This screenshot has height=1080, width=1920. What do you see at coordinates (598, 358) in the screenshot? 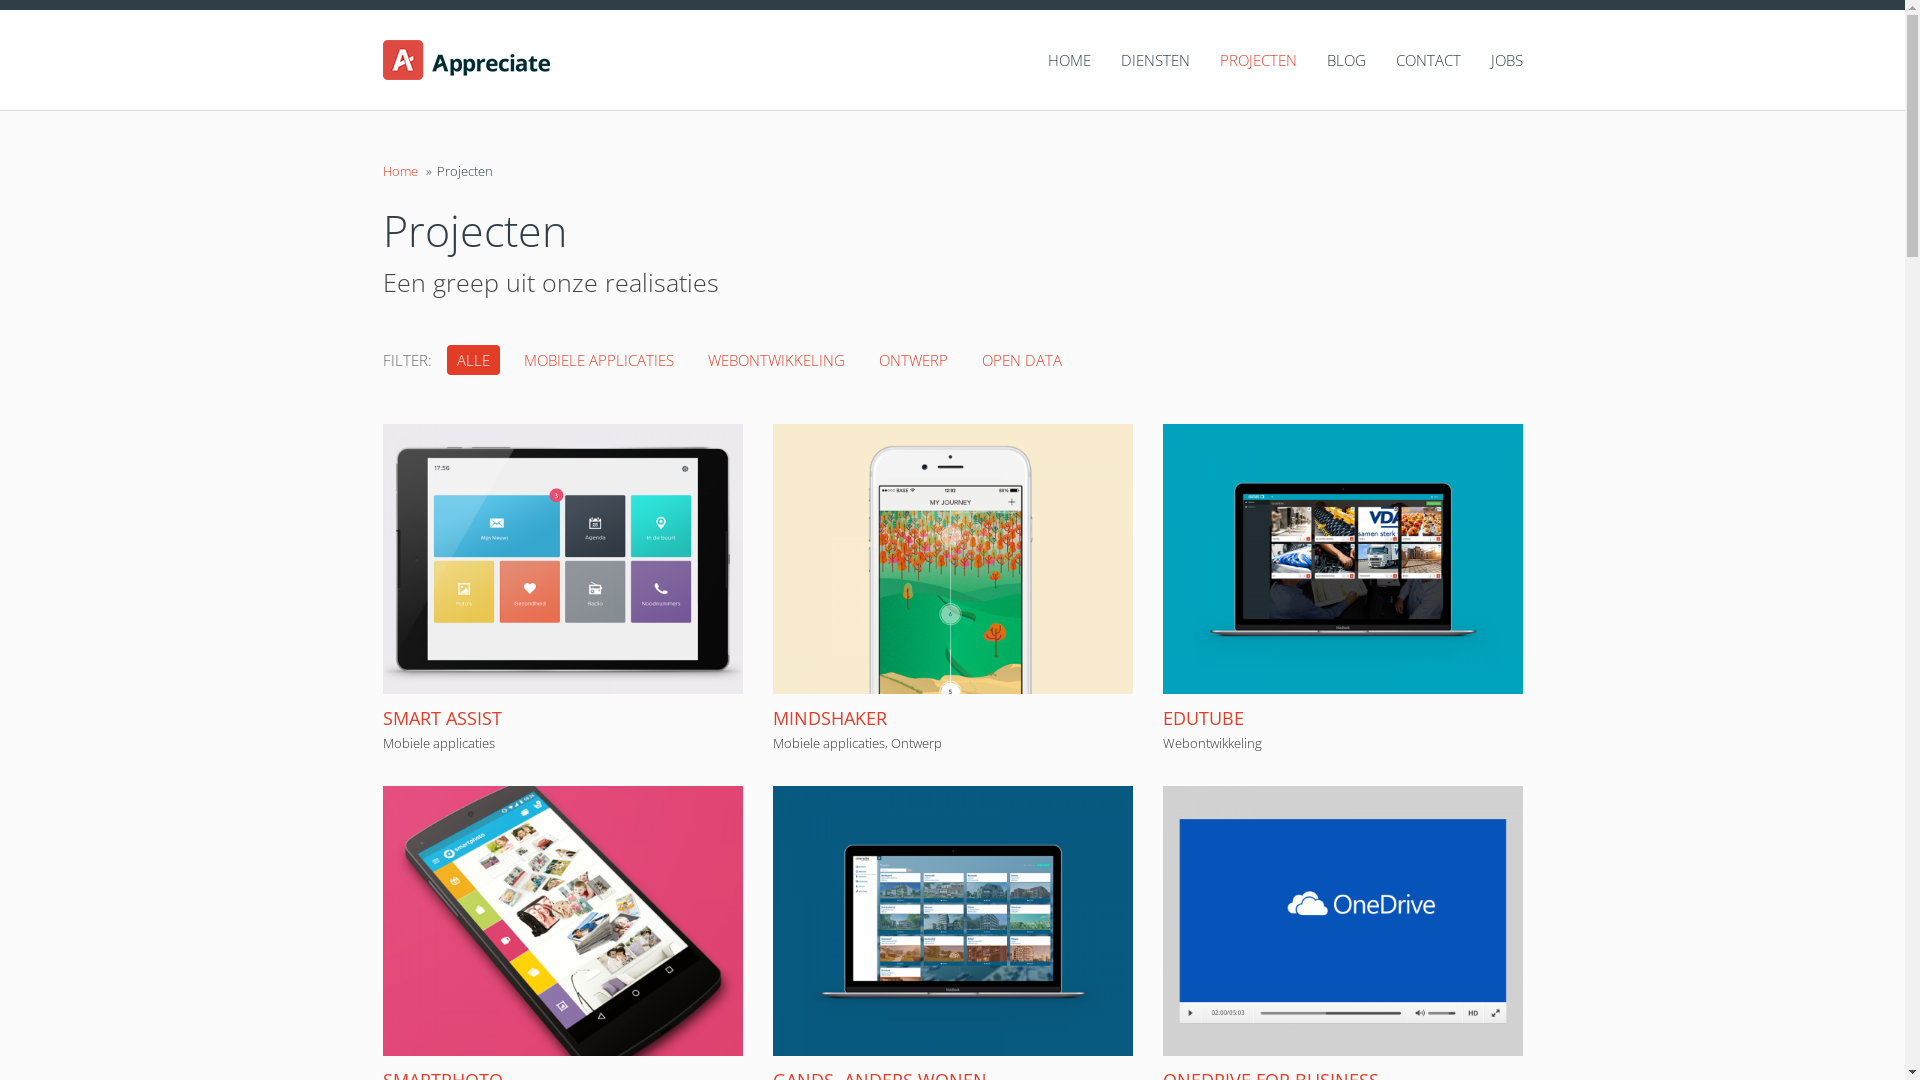
I see `'MOBIELE APPLICATIES'` at bounding box center [598, 358].